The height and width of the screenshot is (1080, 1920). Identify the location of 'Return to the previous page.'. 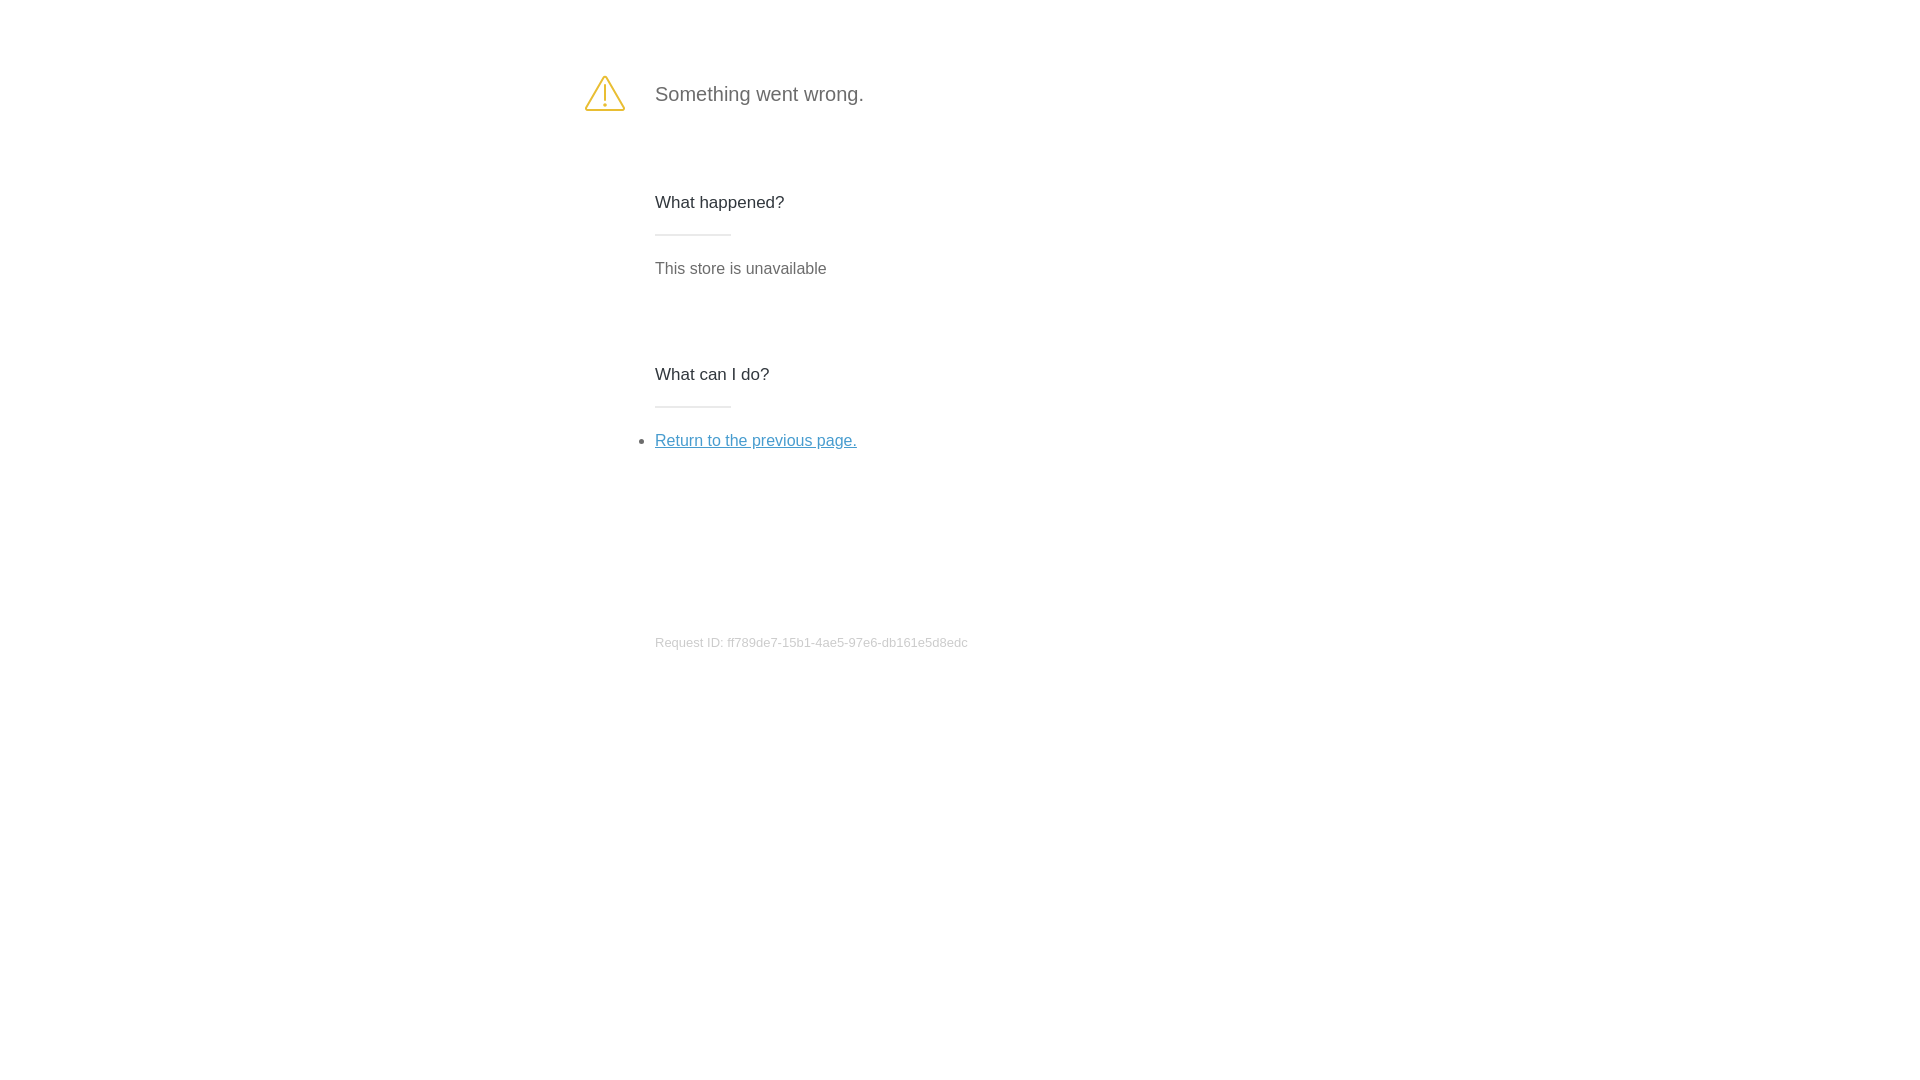
(754, 439).